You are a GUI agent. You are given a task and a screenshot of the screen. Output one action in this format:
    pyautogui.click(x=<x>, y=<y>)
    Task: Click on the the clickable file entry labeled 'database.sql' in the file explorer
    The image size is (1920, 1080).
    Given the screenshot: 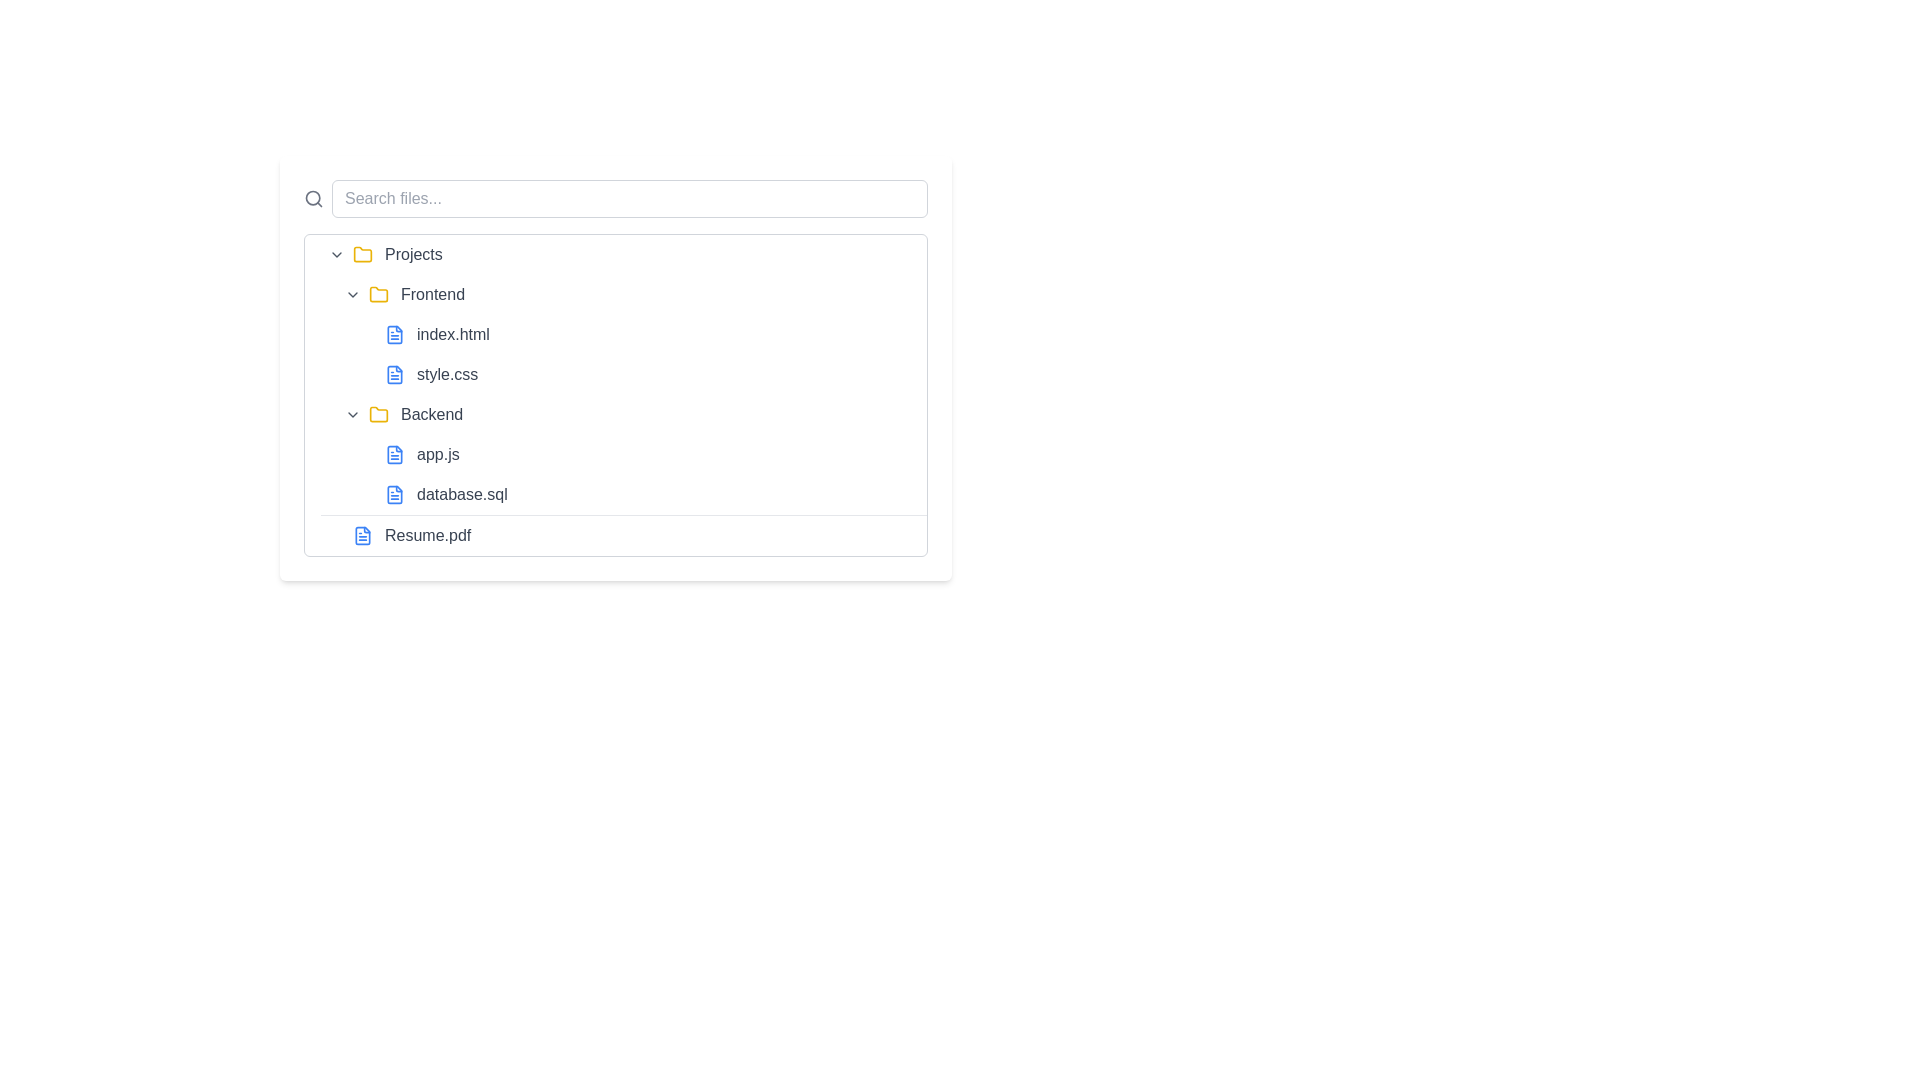 What is the action you would take?
    pyautogui.click(x=638, y=494)
    